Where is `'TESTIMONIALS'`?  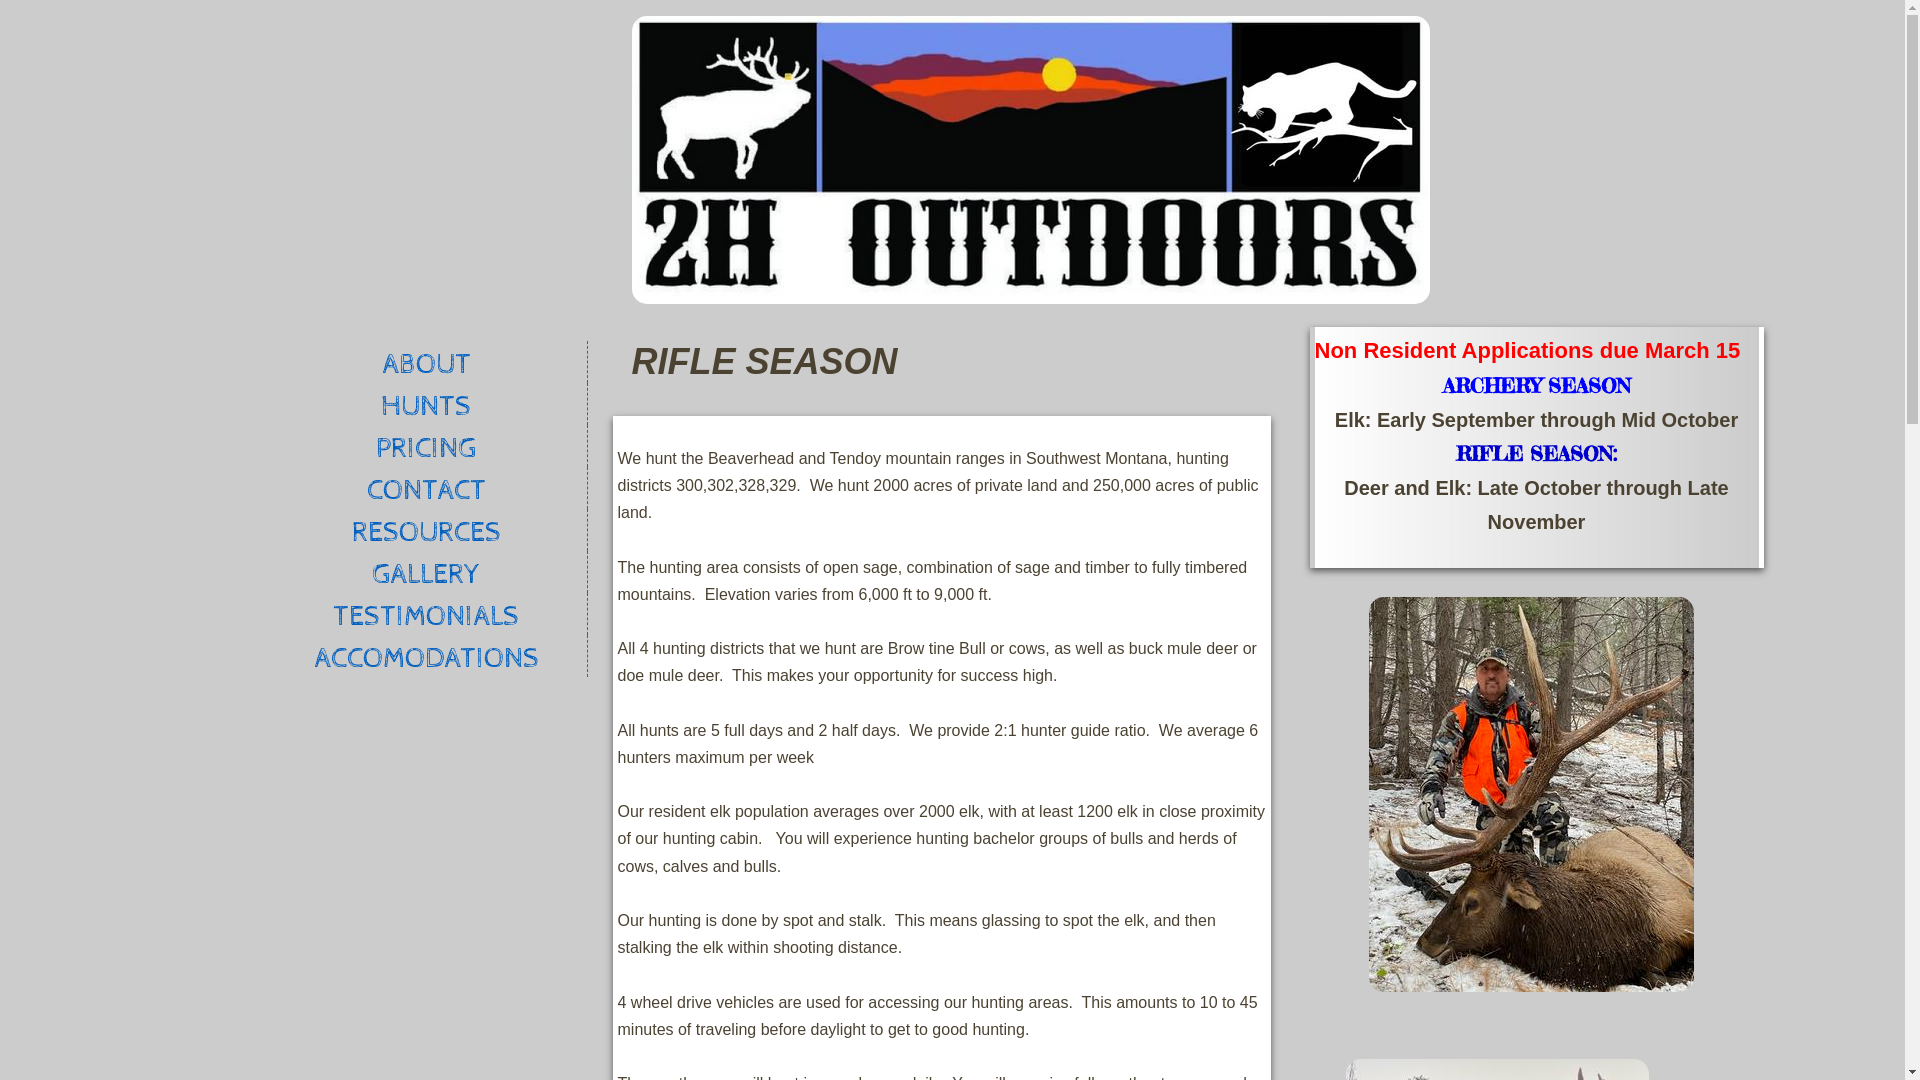
'TESTIMONIALS' is located at coordinates (426, 612).